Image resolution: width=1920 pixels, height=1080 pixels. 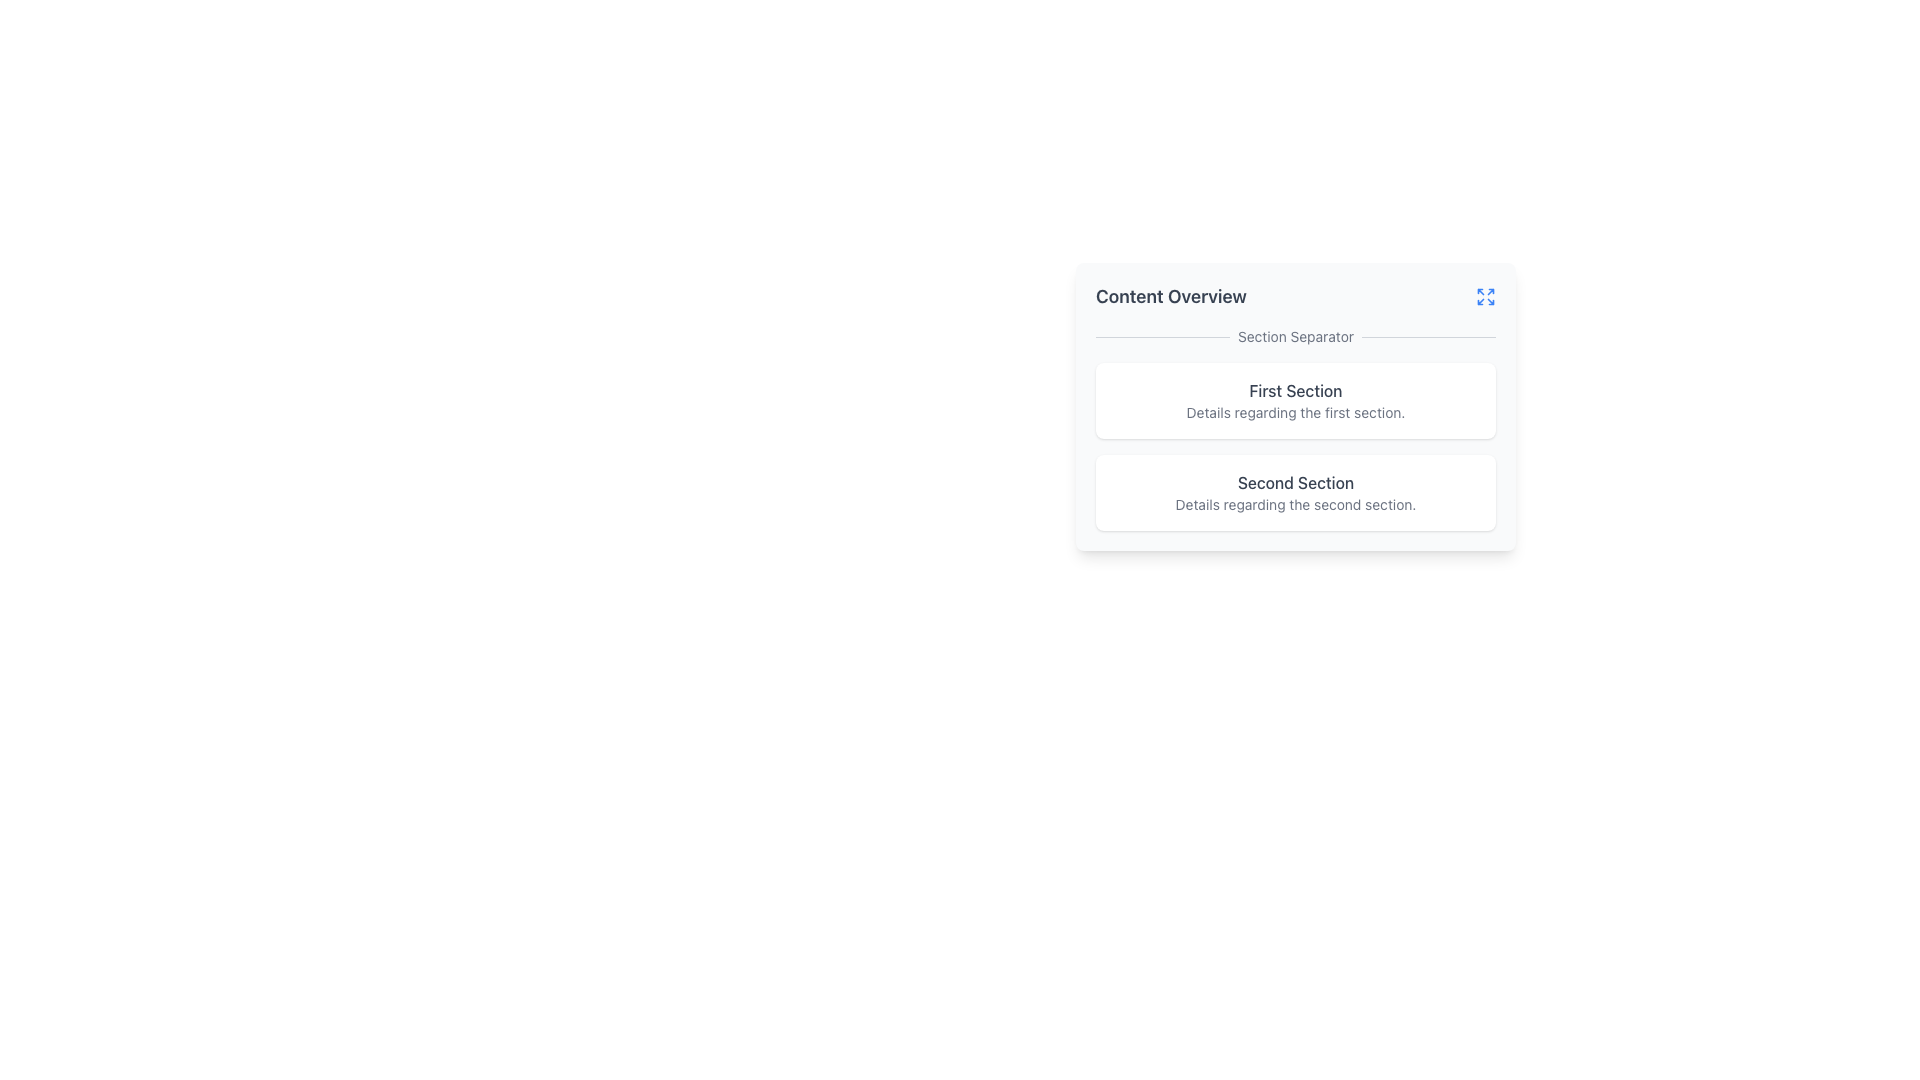 What do you see at coordinates (1296, 504) in the screenshot?
I see `the descriptive text label located directly below the 'Second Section' heading, which provides additional information about that section` at bounding box center [1296, 504].